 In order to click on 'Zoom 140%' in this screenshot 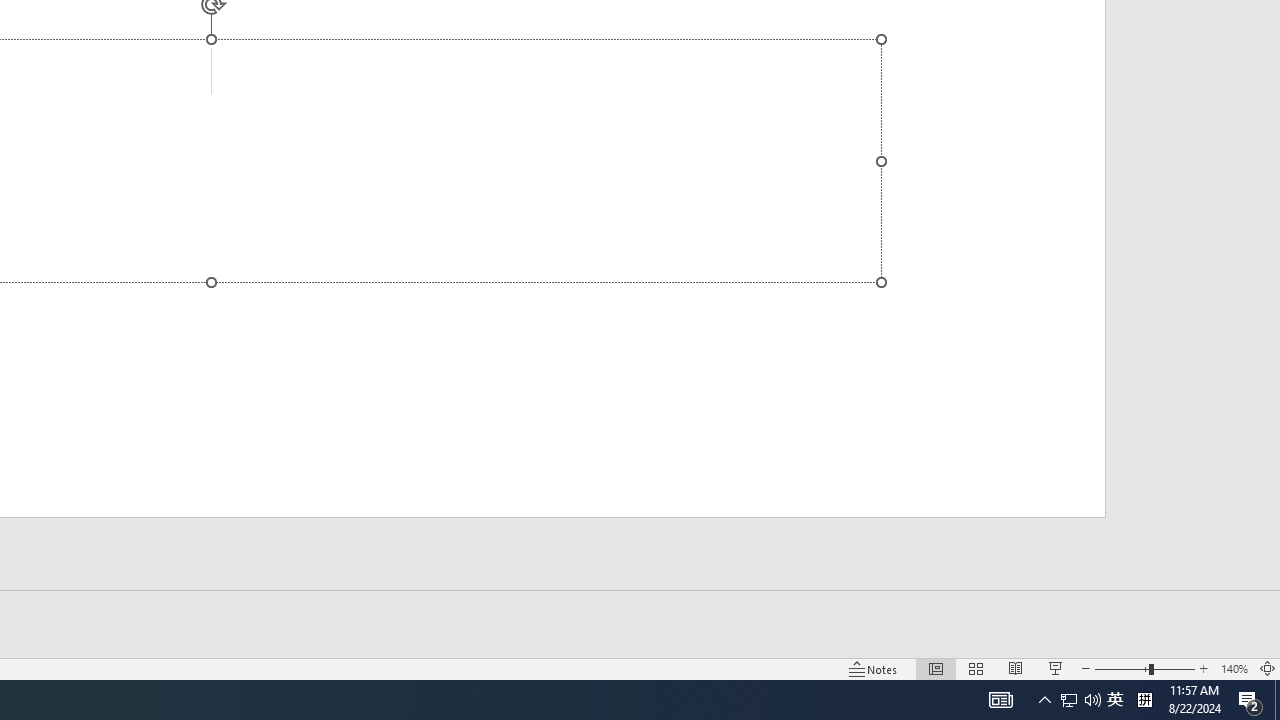, I will do `click(1233, 669)`.